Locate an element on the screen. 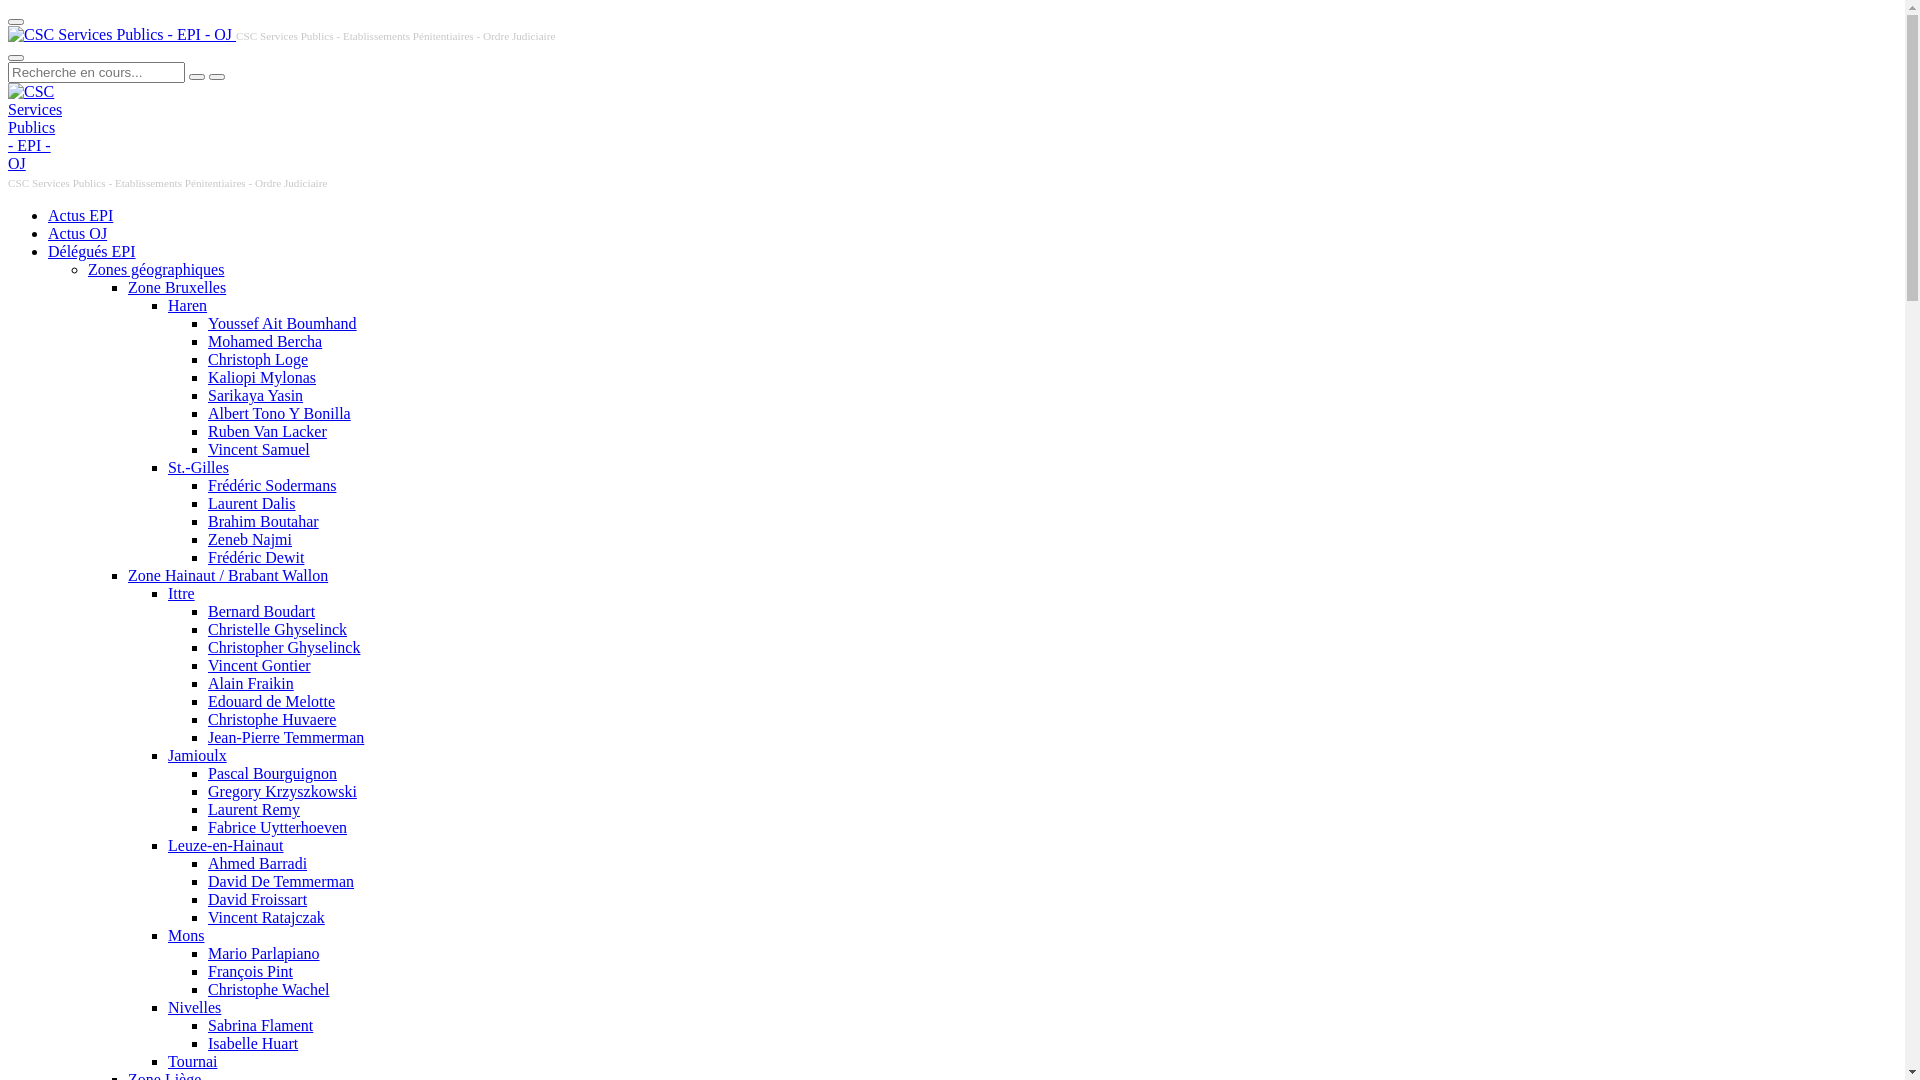 Image resolution: width=1920 pixels, height=1080 pixels. 'Brahim Boutahar' is located at coordinates (262, 520).